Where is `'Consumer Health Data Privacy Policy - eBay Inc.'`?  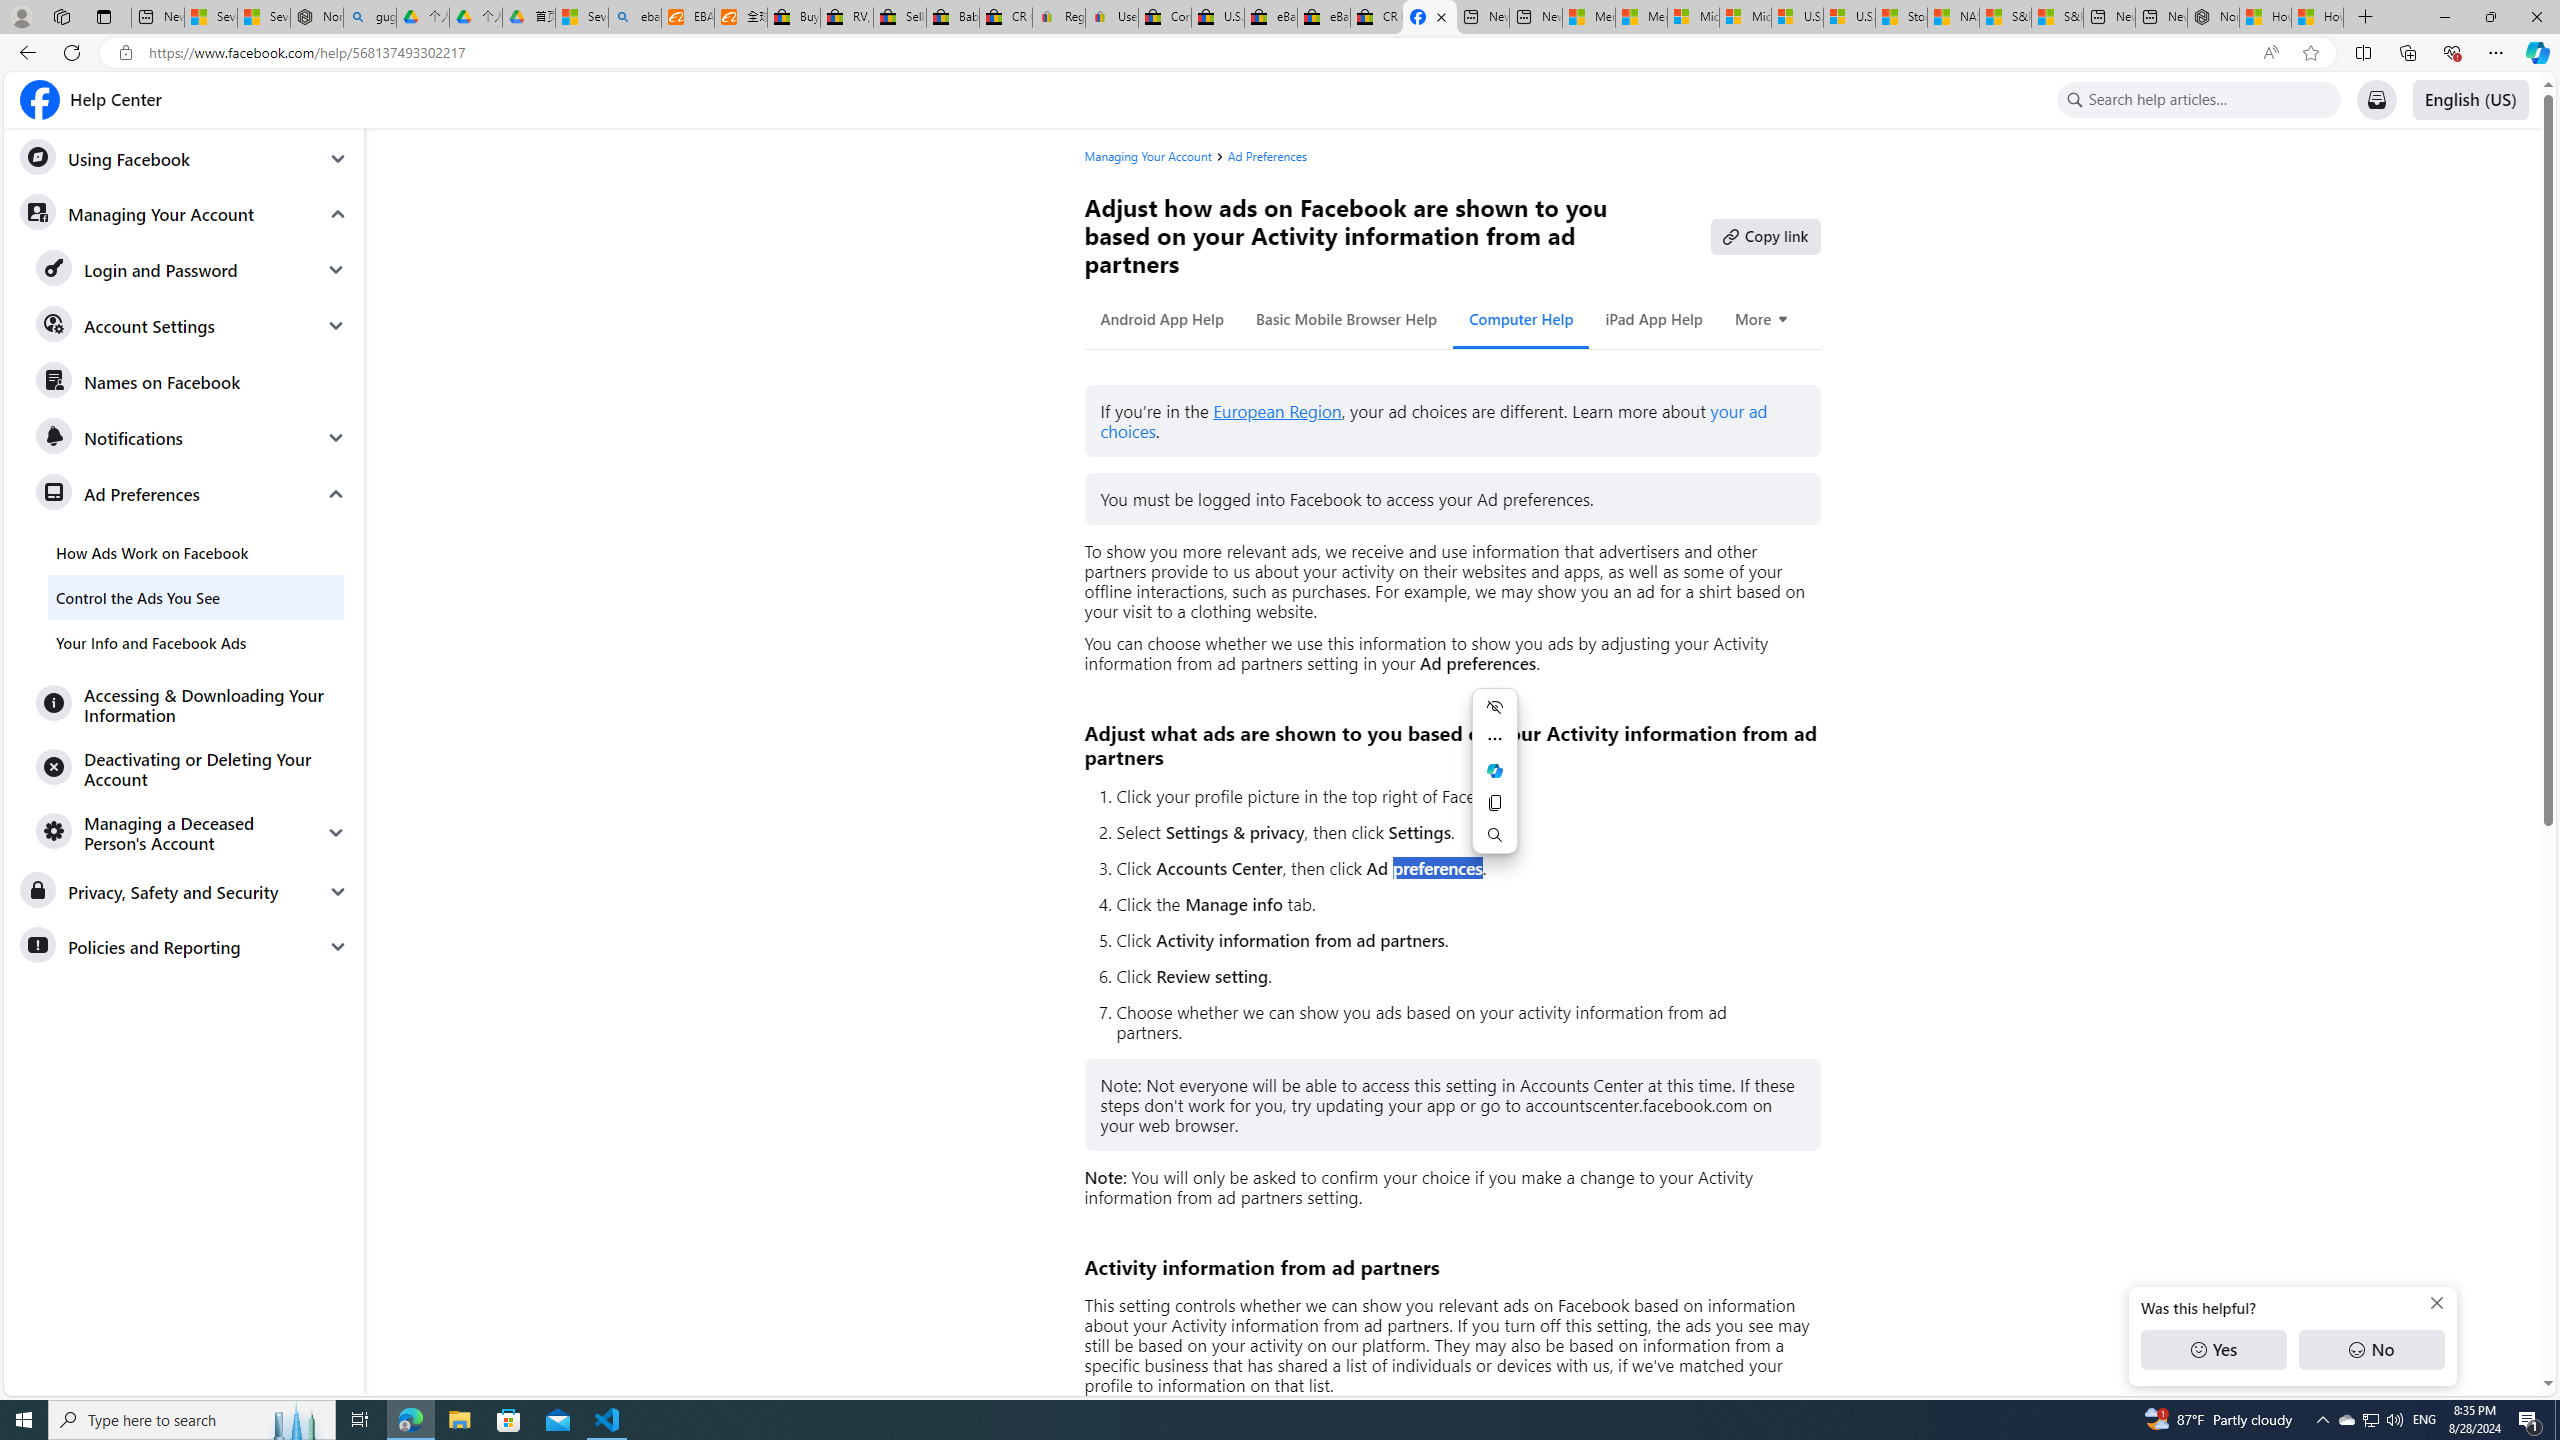
'Consumer Health Data Privacy Policy - eBay Inc.' is located at coordinates (1163, 16).